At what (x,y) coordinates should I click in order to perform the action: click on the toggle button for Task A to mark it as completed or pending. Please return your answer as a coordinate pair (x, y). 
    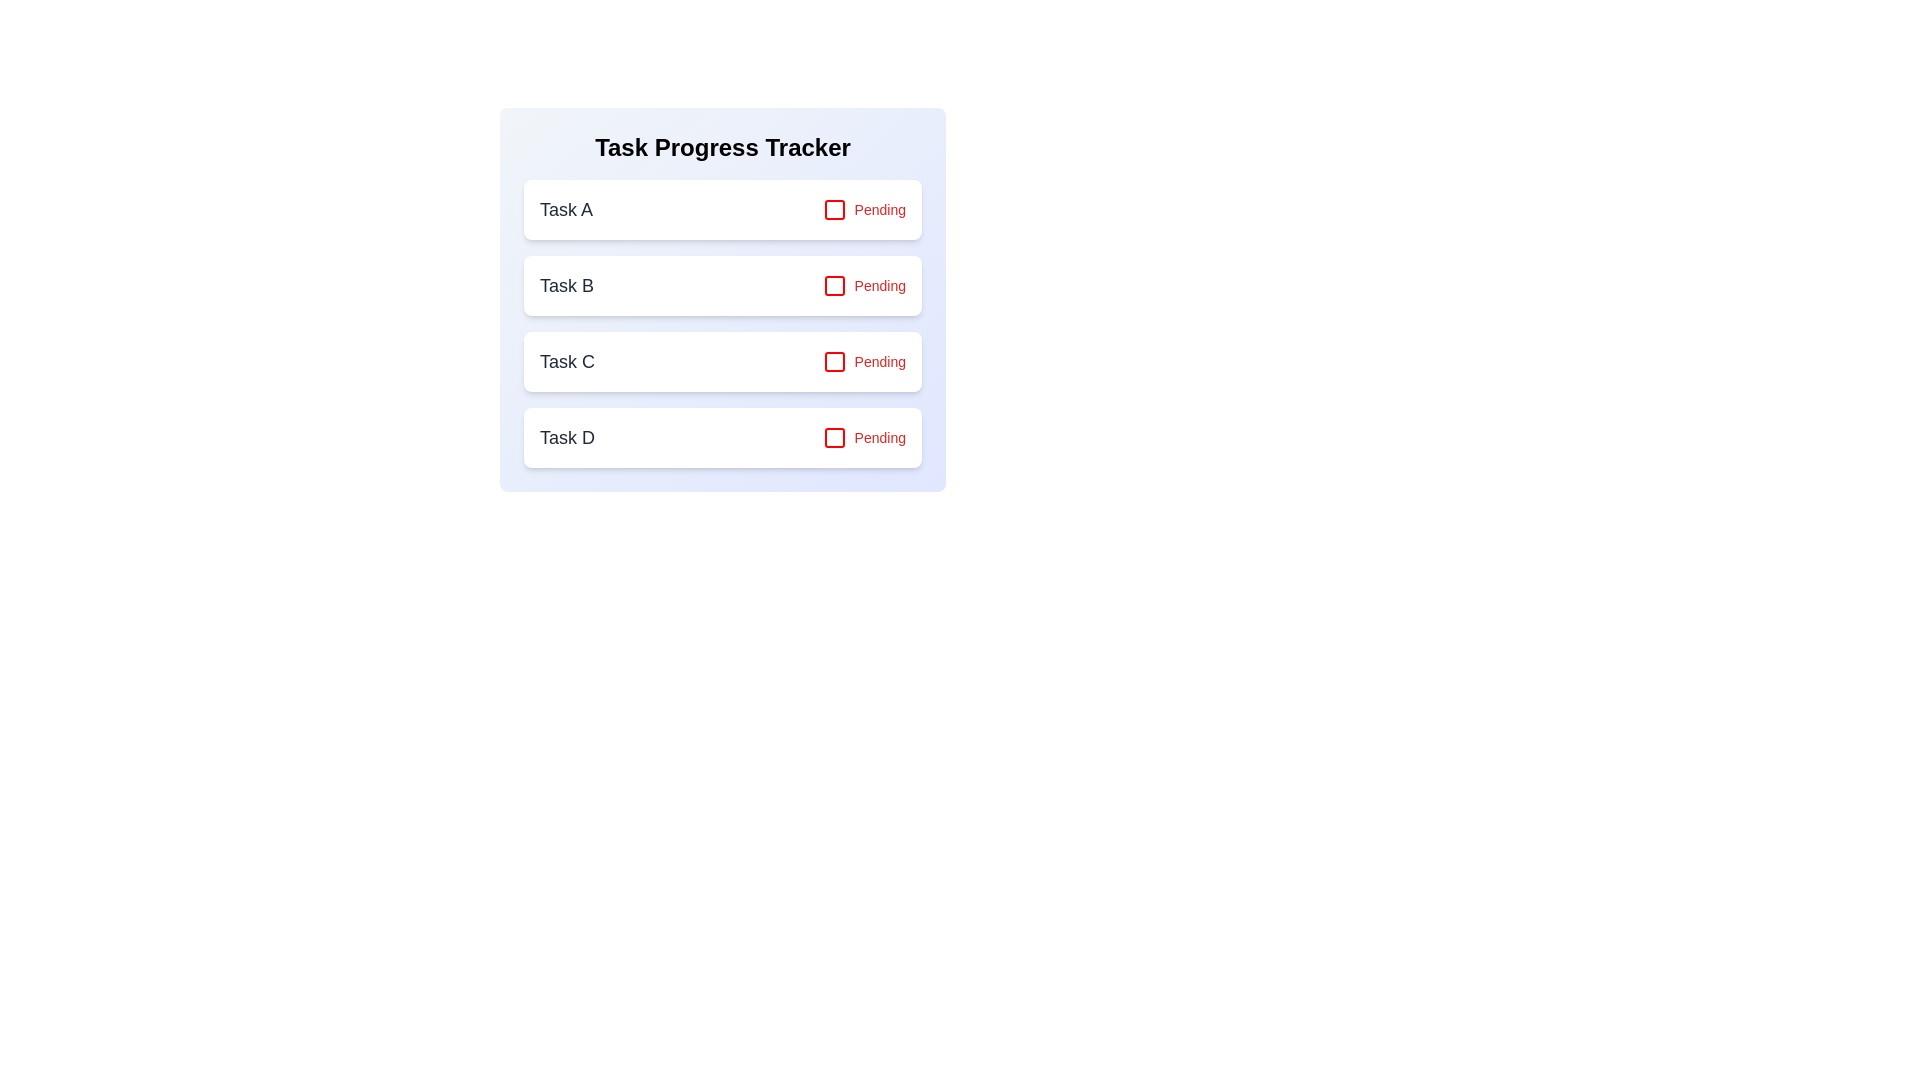
    Looking at the image, I should click on (864, 209).